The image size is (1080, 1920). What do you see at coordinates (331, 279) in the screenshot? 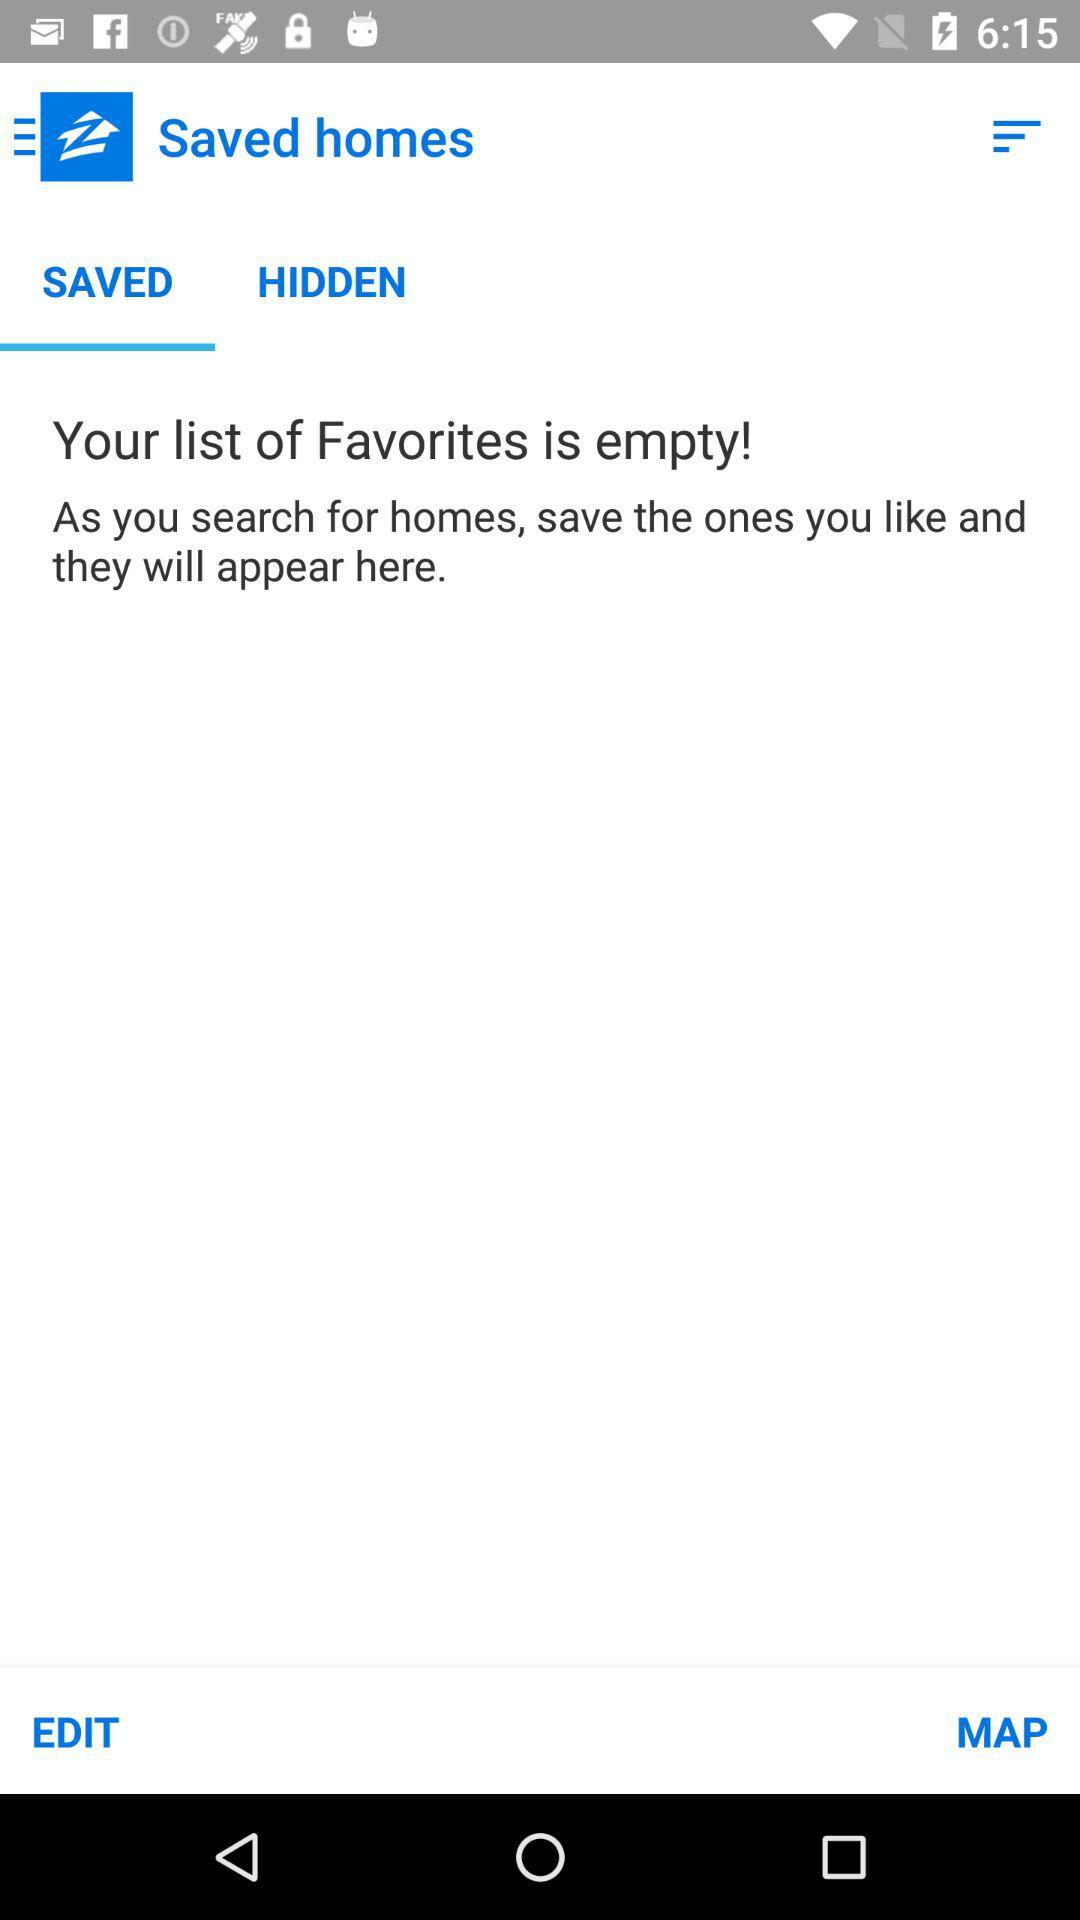
I see `the hidden item` at bounding box center [331, 279].